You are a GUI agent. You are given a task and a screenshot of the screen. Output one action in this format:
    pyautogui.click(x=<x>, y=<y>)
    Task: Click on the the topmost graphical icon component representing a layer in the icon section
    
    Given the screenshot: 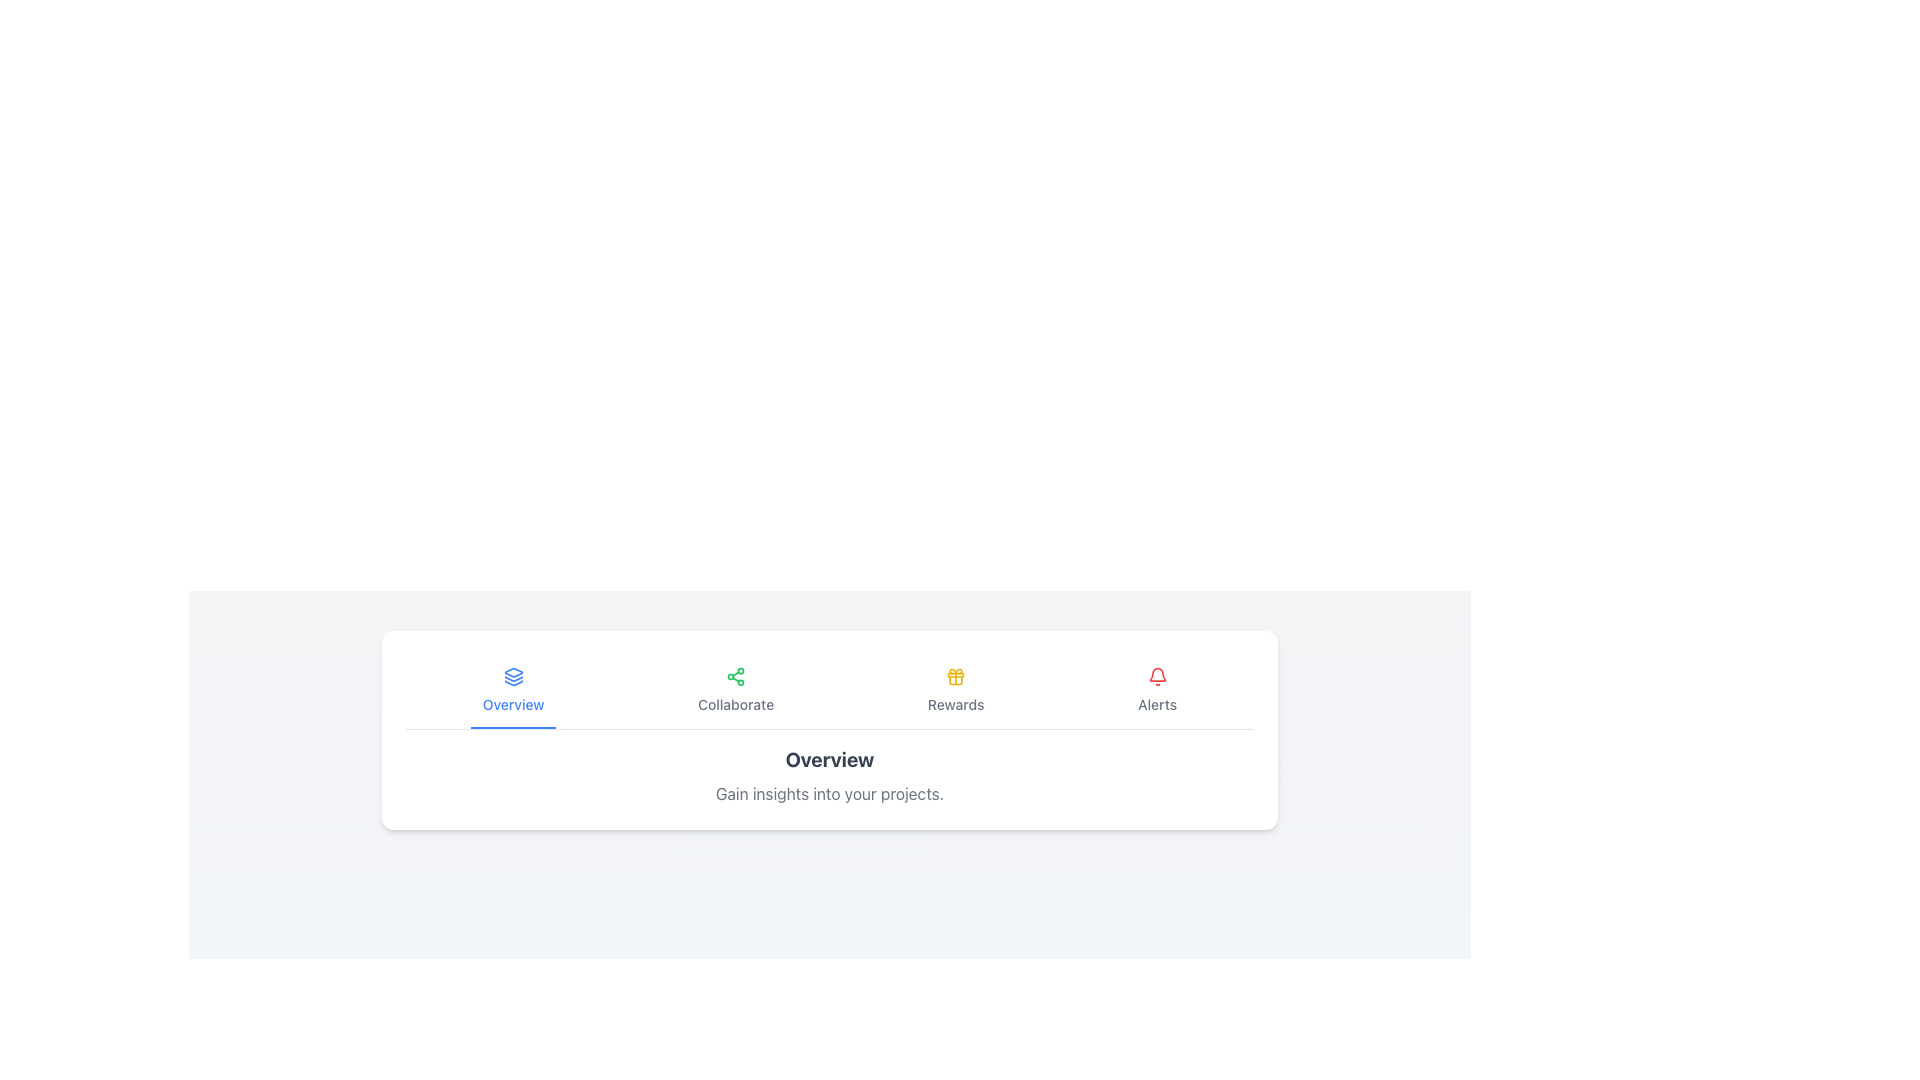 What is the action you would take?
    pyautogui.click(x=513, y=672)
    